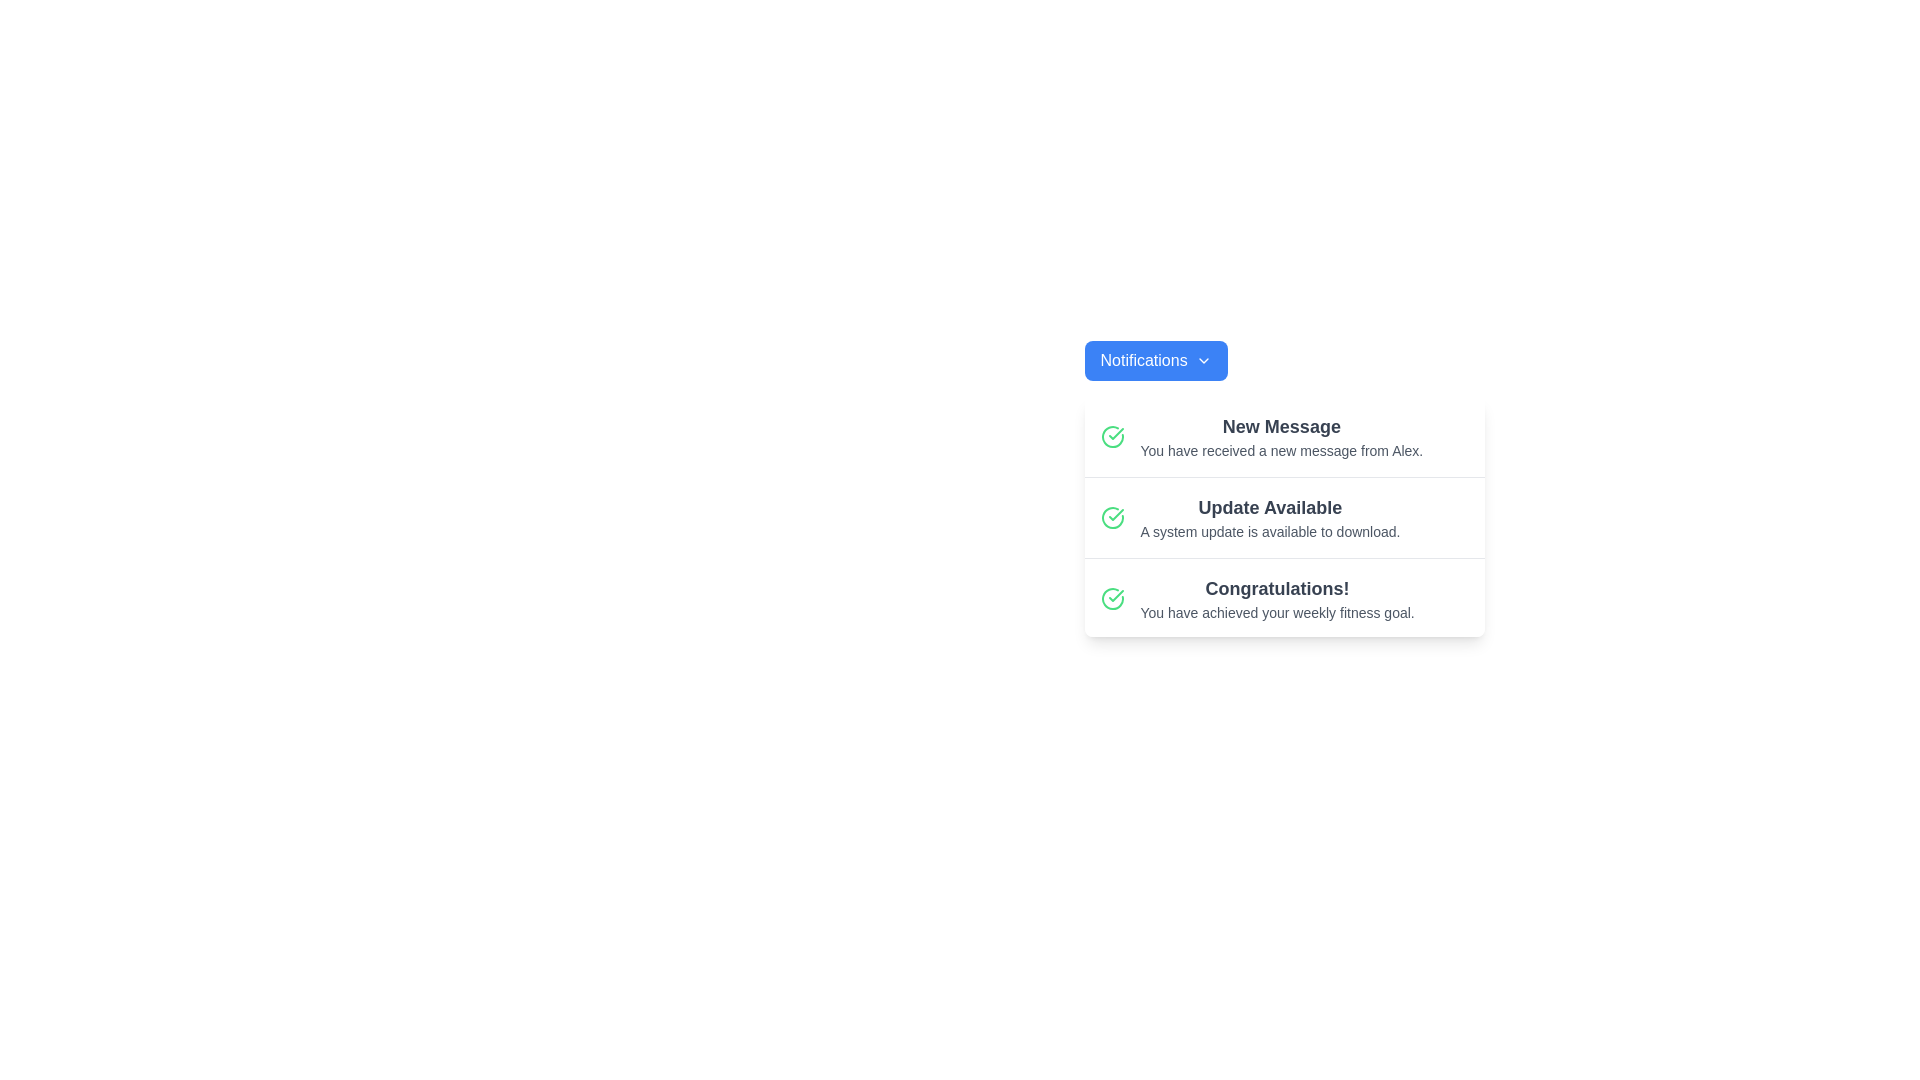  I want to click on the success indicator icon located on the left side of the content row that reads 'Congratulations! You have achieved your weekly fitness goal.', so click(1111, 597).